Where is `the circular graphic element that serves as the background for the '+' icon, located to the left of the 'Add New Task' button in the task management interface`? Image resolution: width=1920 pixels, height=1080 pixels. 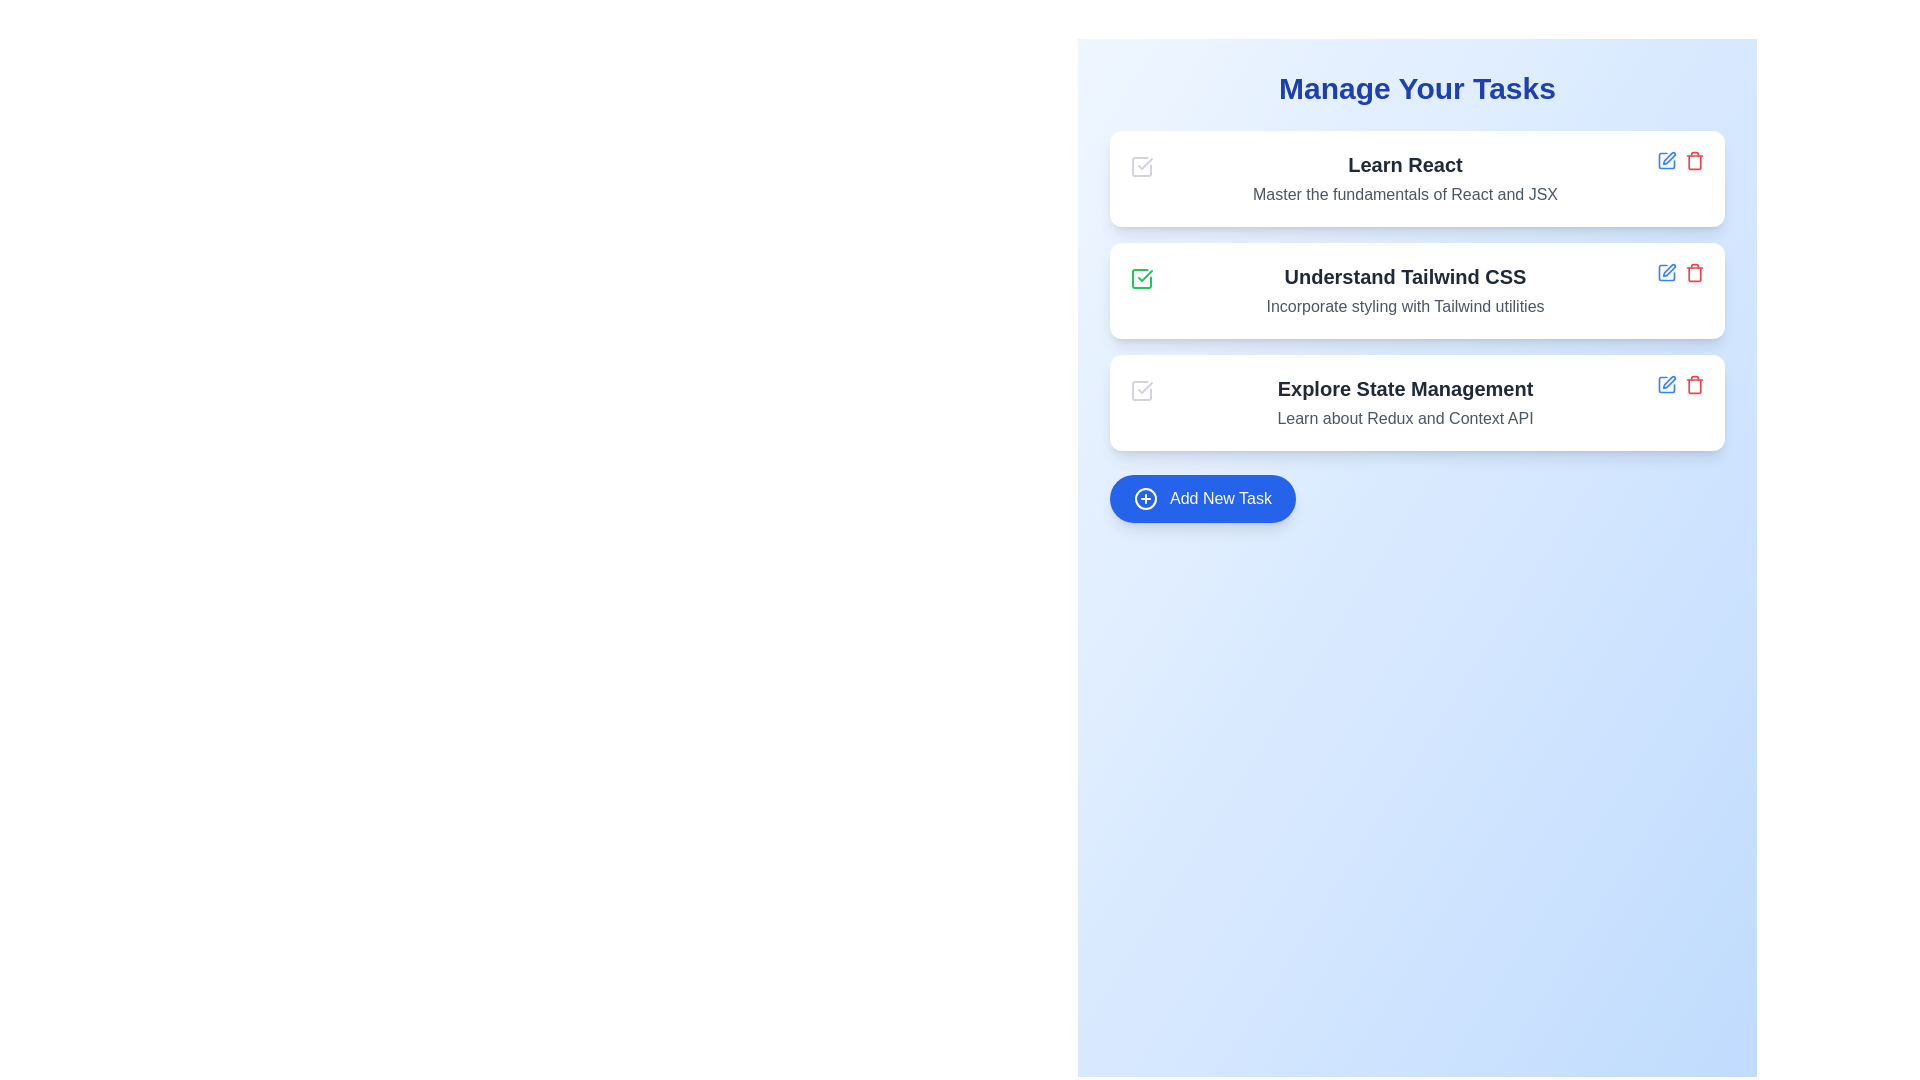
the circular graphic element that serves as the background for the '+' icon, located to the left of the 'Add New Task' button in the task management interface is located at coordinates (1146, 497).